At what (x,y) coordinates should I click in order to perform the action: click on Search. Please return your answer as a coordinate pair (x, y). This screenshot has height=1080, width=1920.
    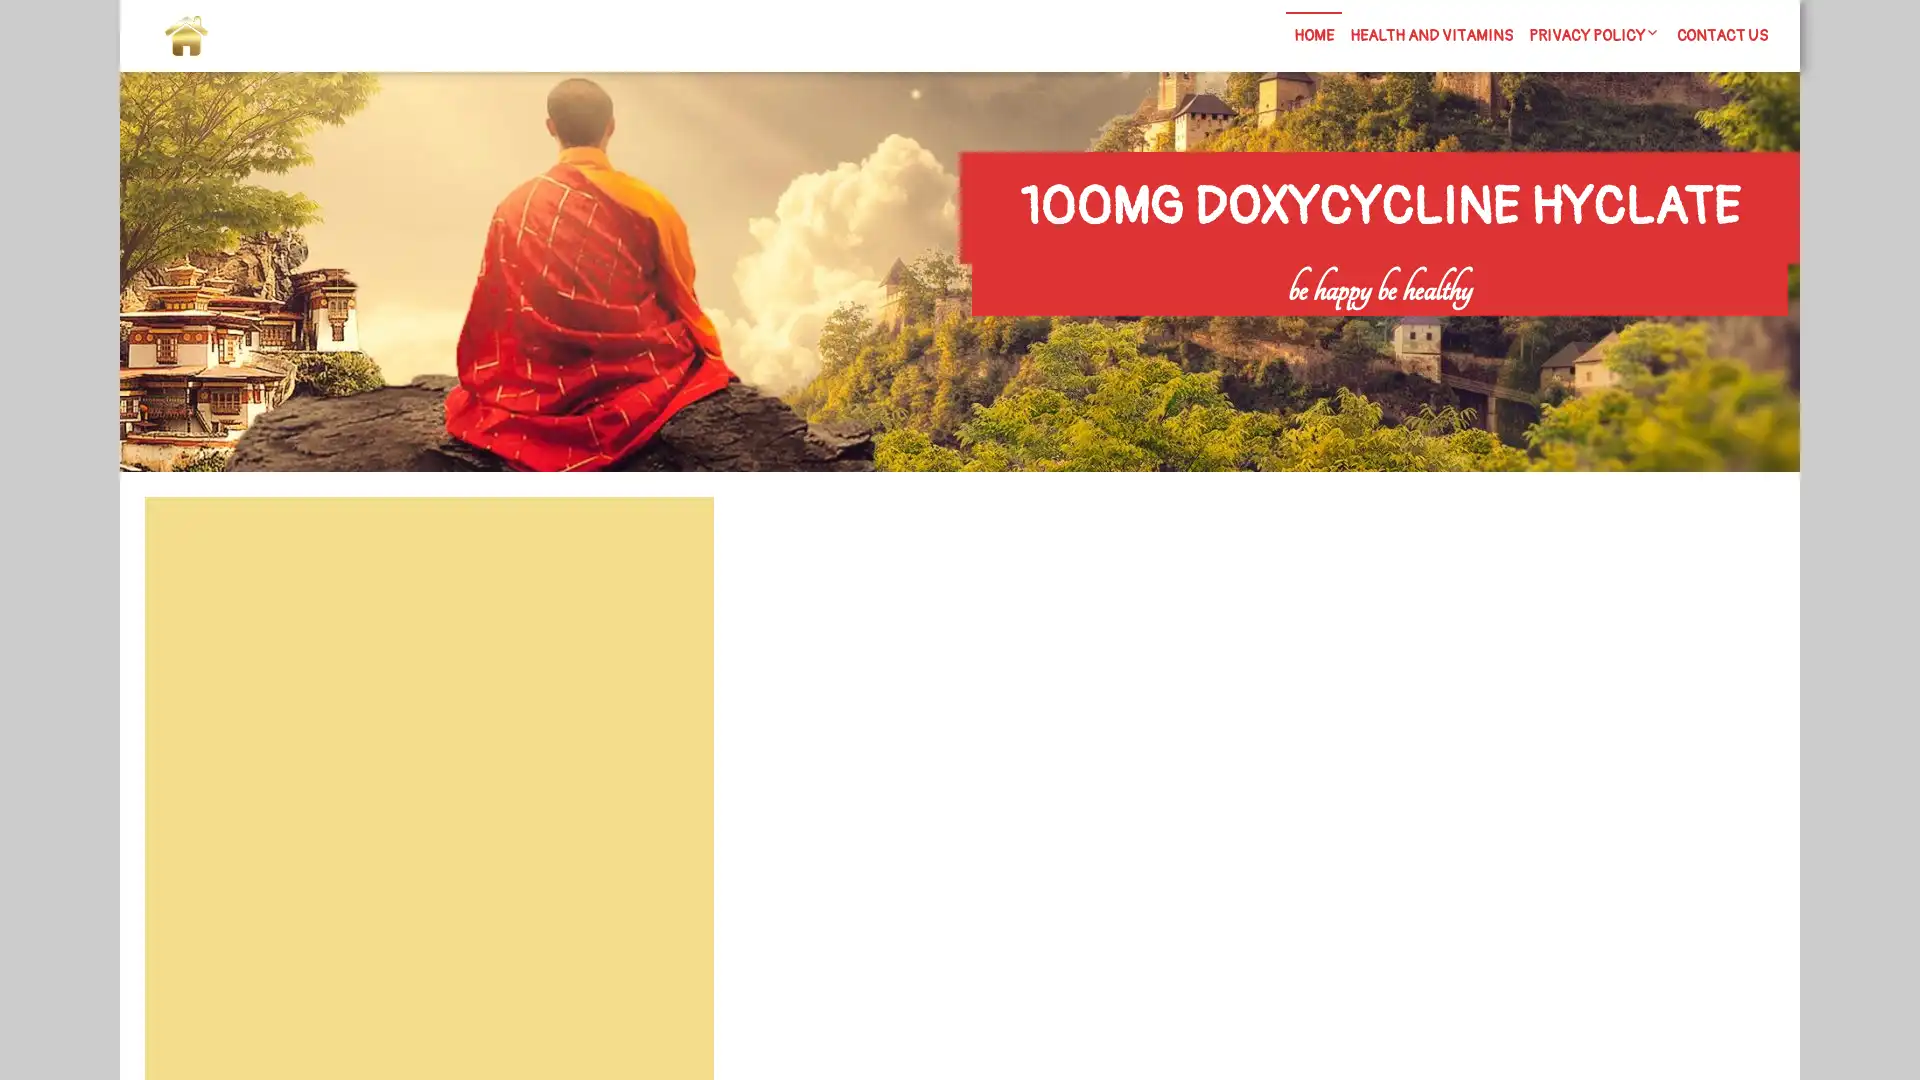
    Looking at the image, I should click on (1557, 327).